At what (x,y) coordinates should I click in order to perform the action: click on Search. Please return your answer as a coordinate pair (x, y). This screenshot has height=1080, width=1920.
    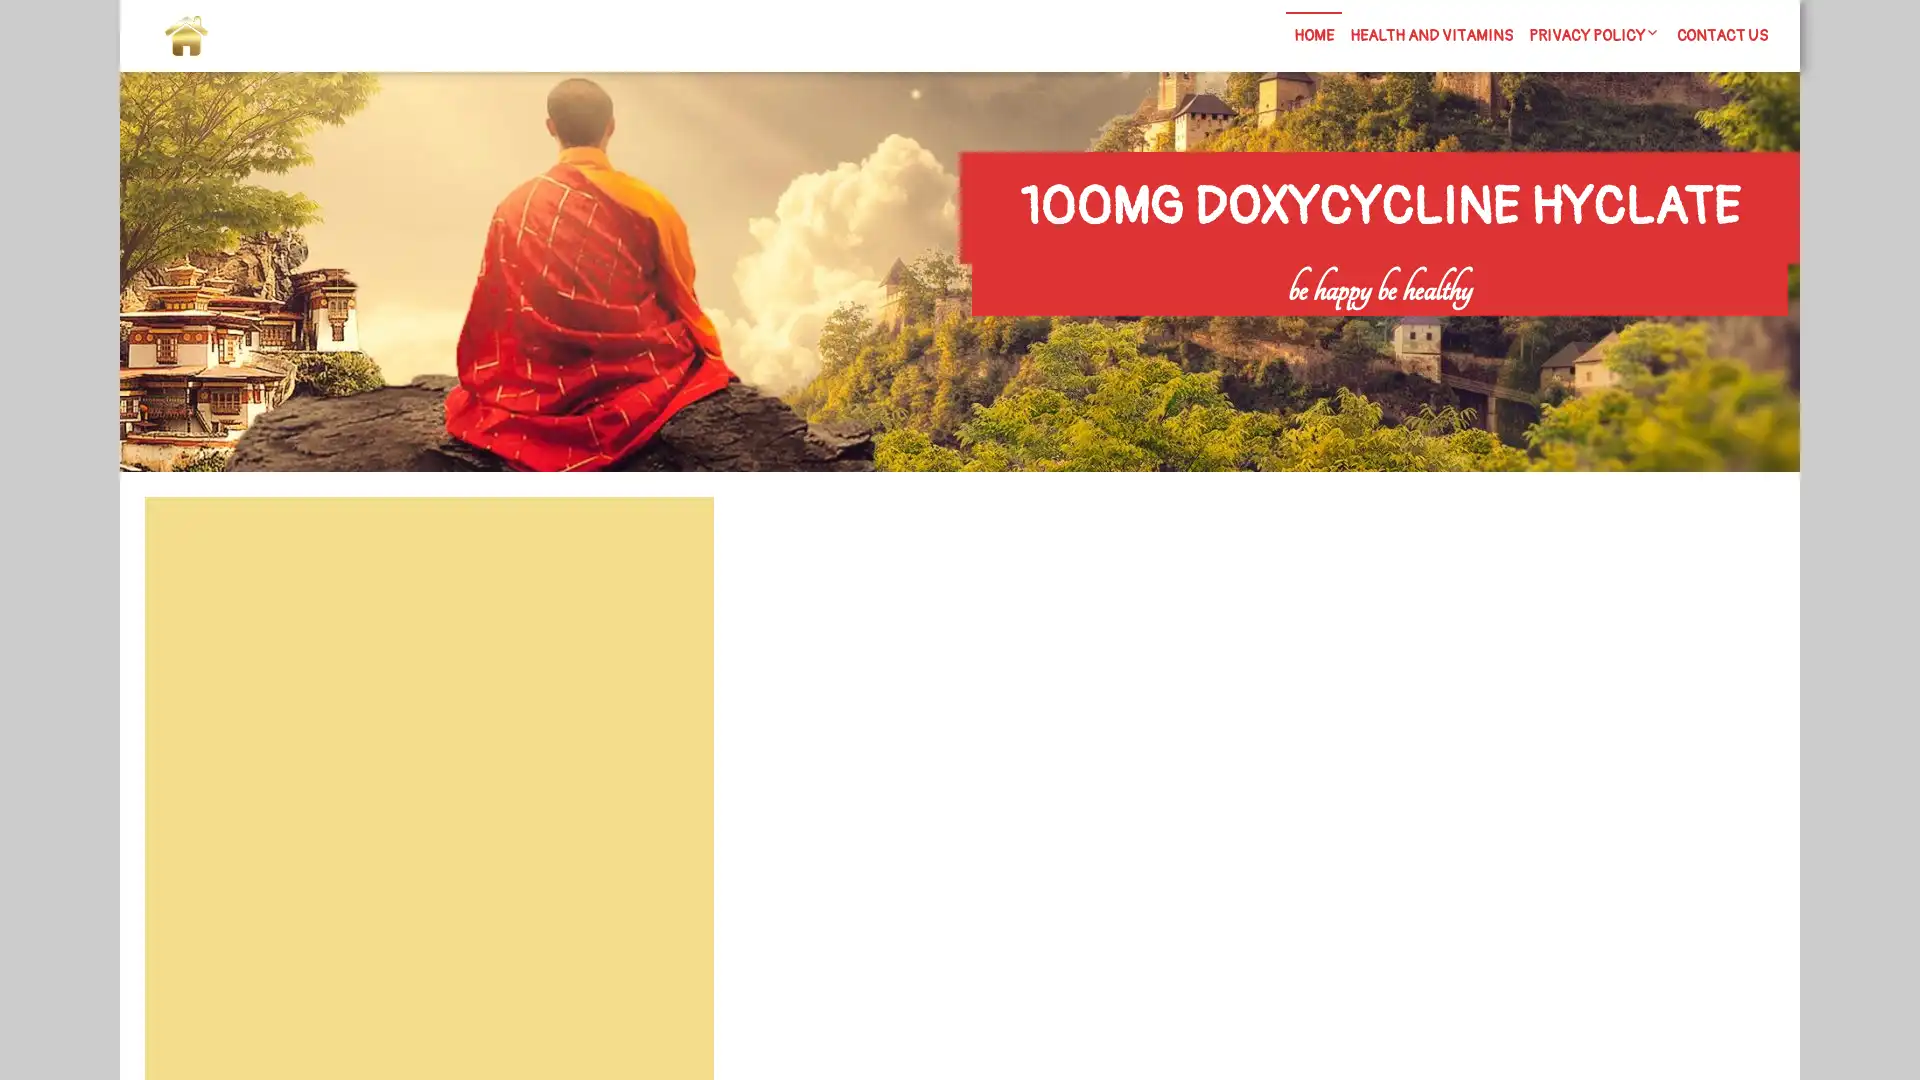
    Looking at the image, I should click on (1557, 327).